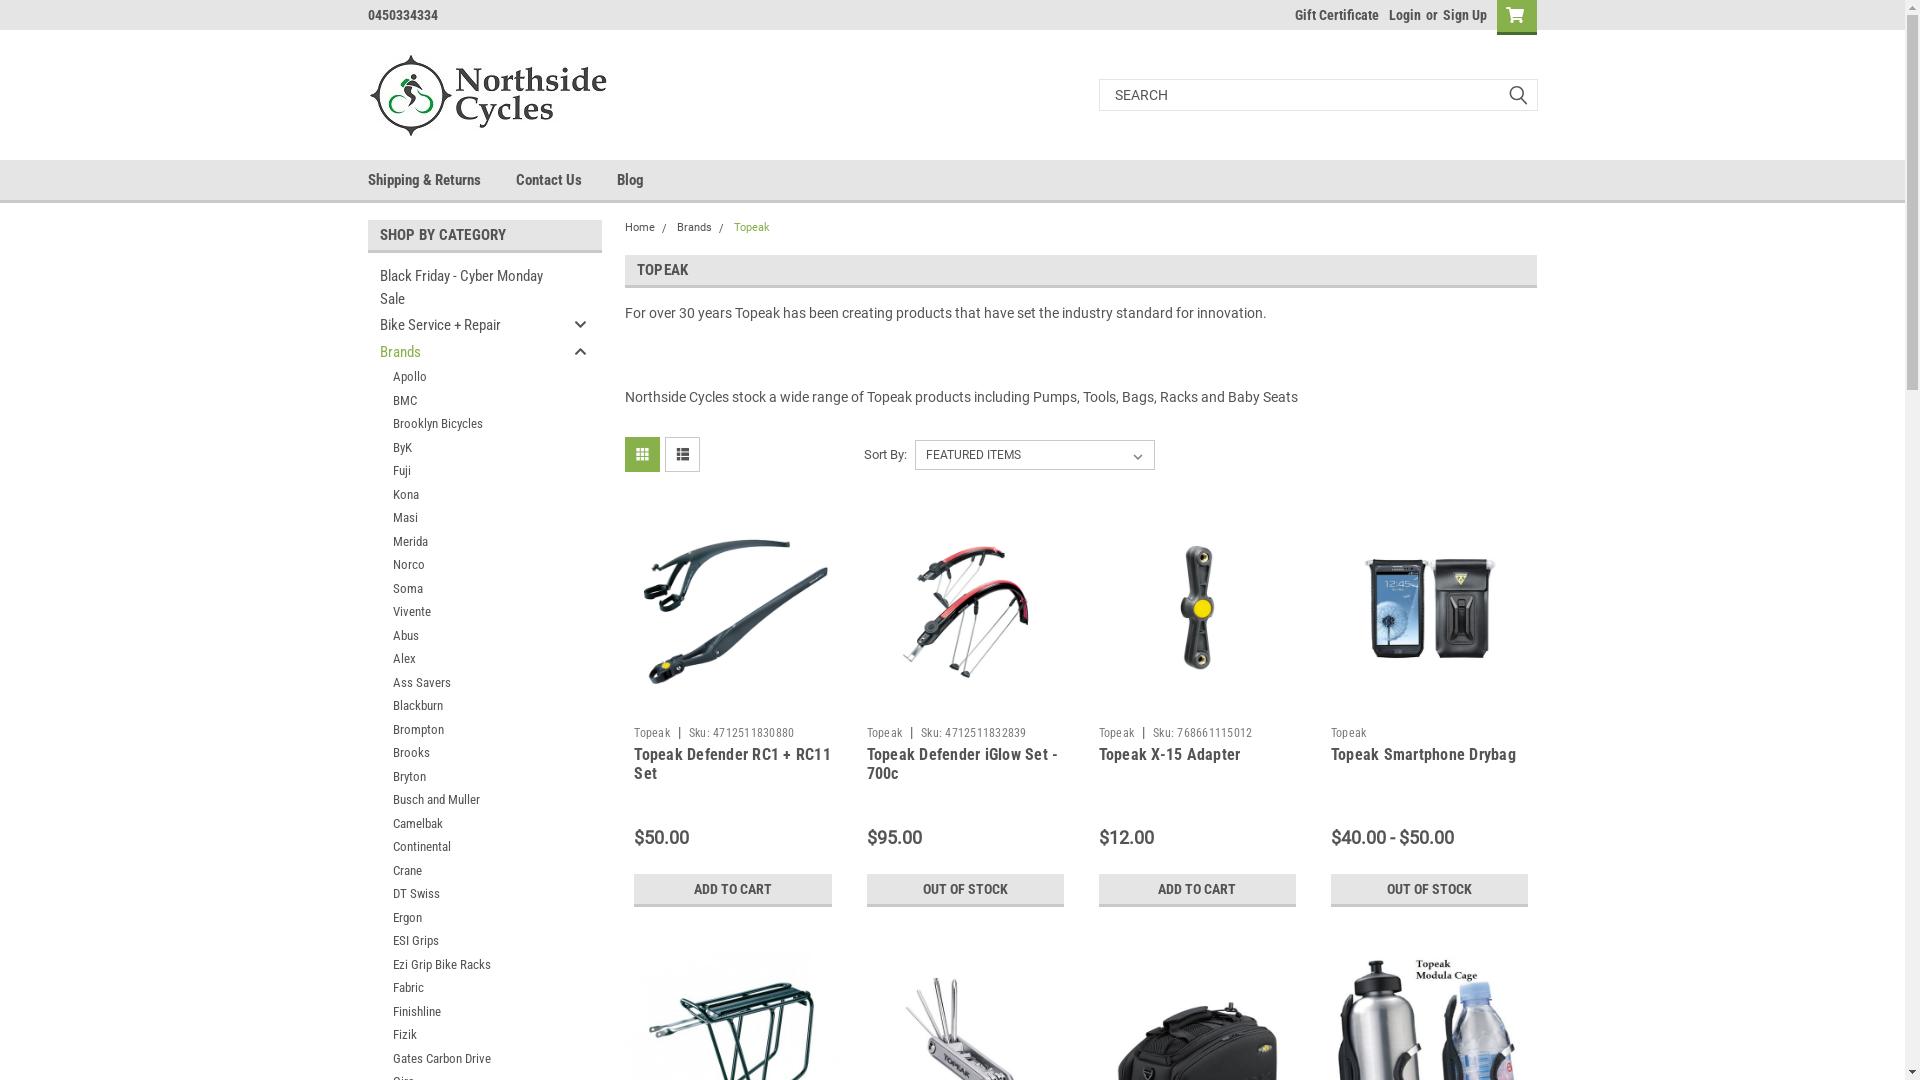  I want to click on 'Topeak X-15 Adapter', so click(1197, 607).